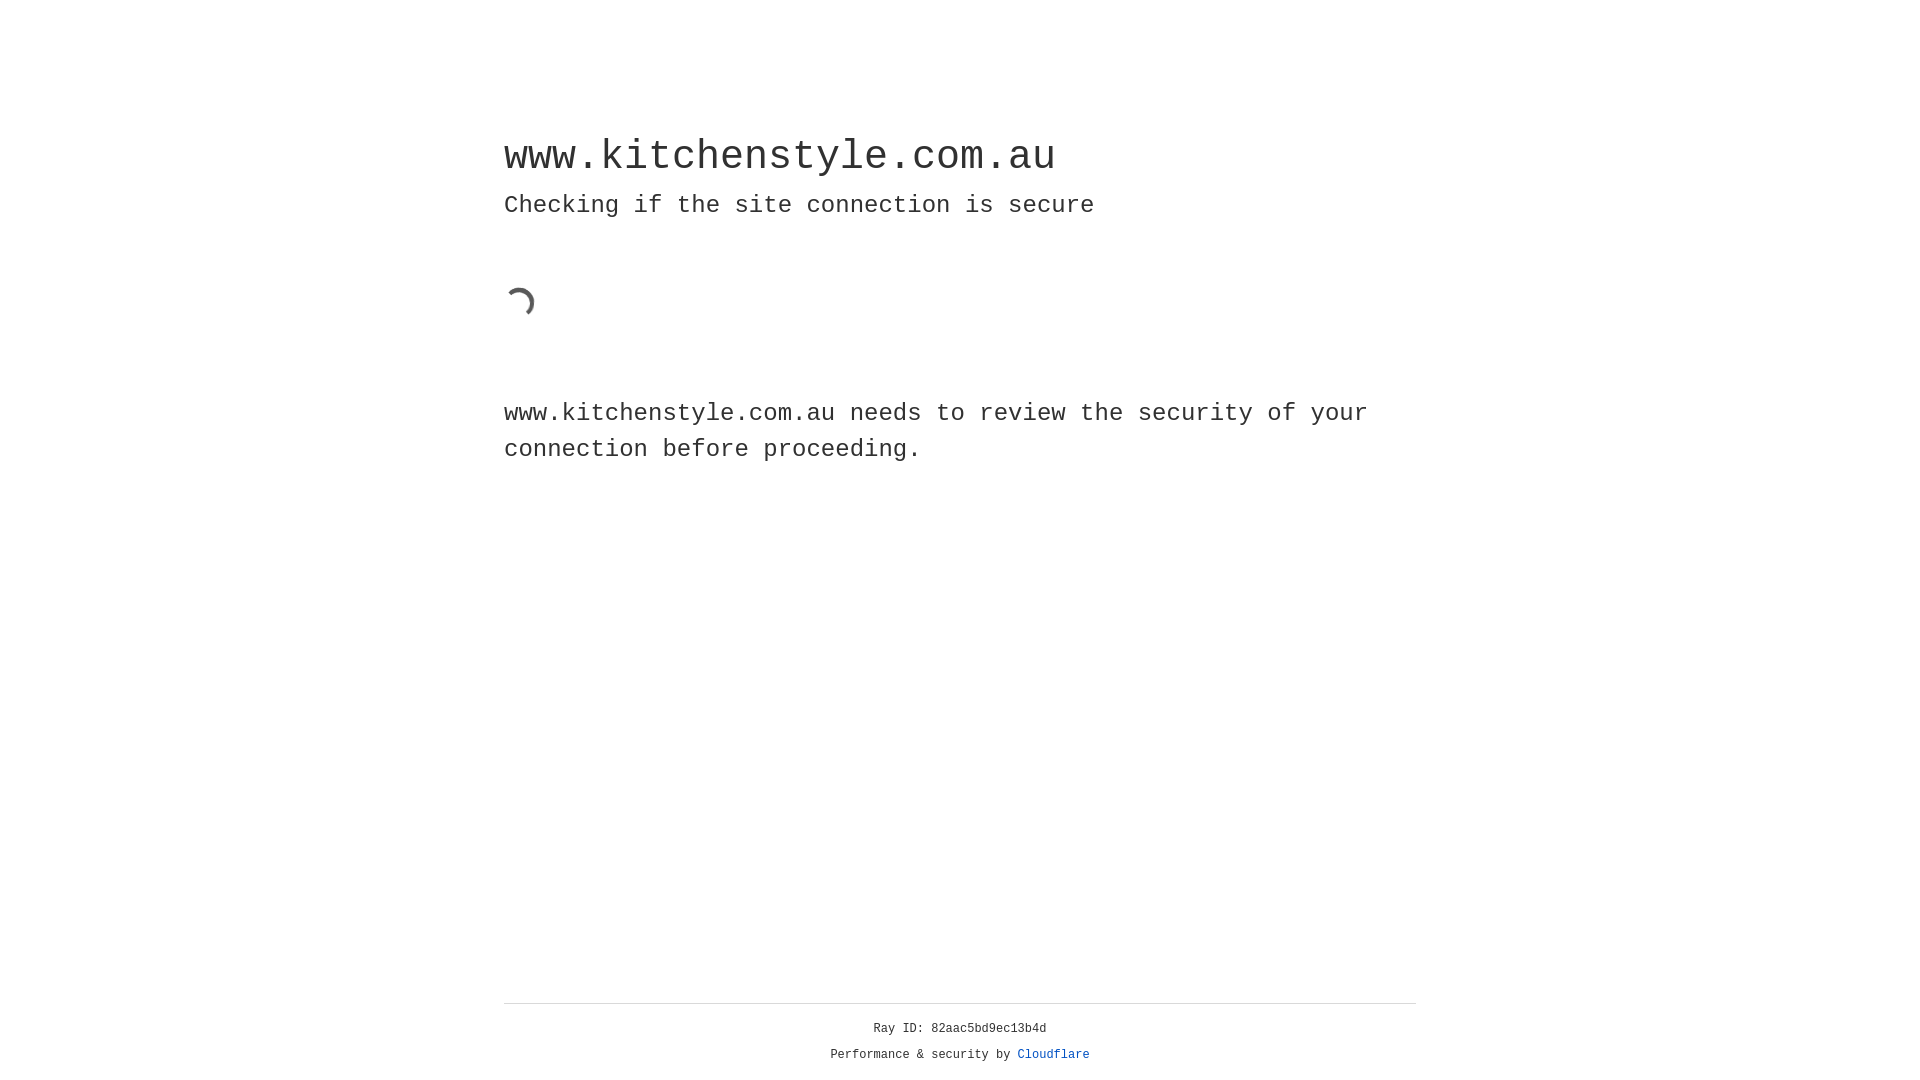 The image size is (1920, 1080). What do you see at coordinates (1053, 1054) in the screenshot?
I see `'Cloudflare'` at bounding box center [1053, 1054].